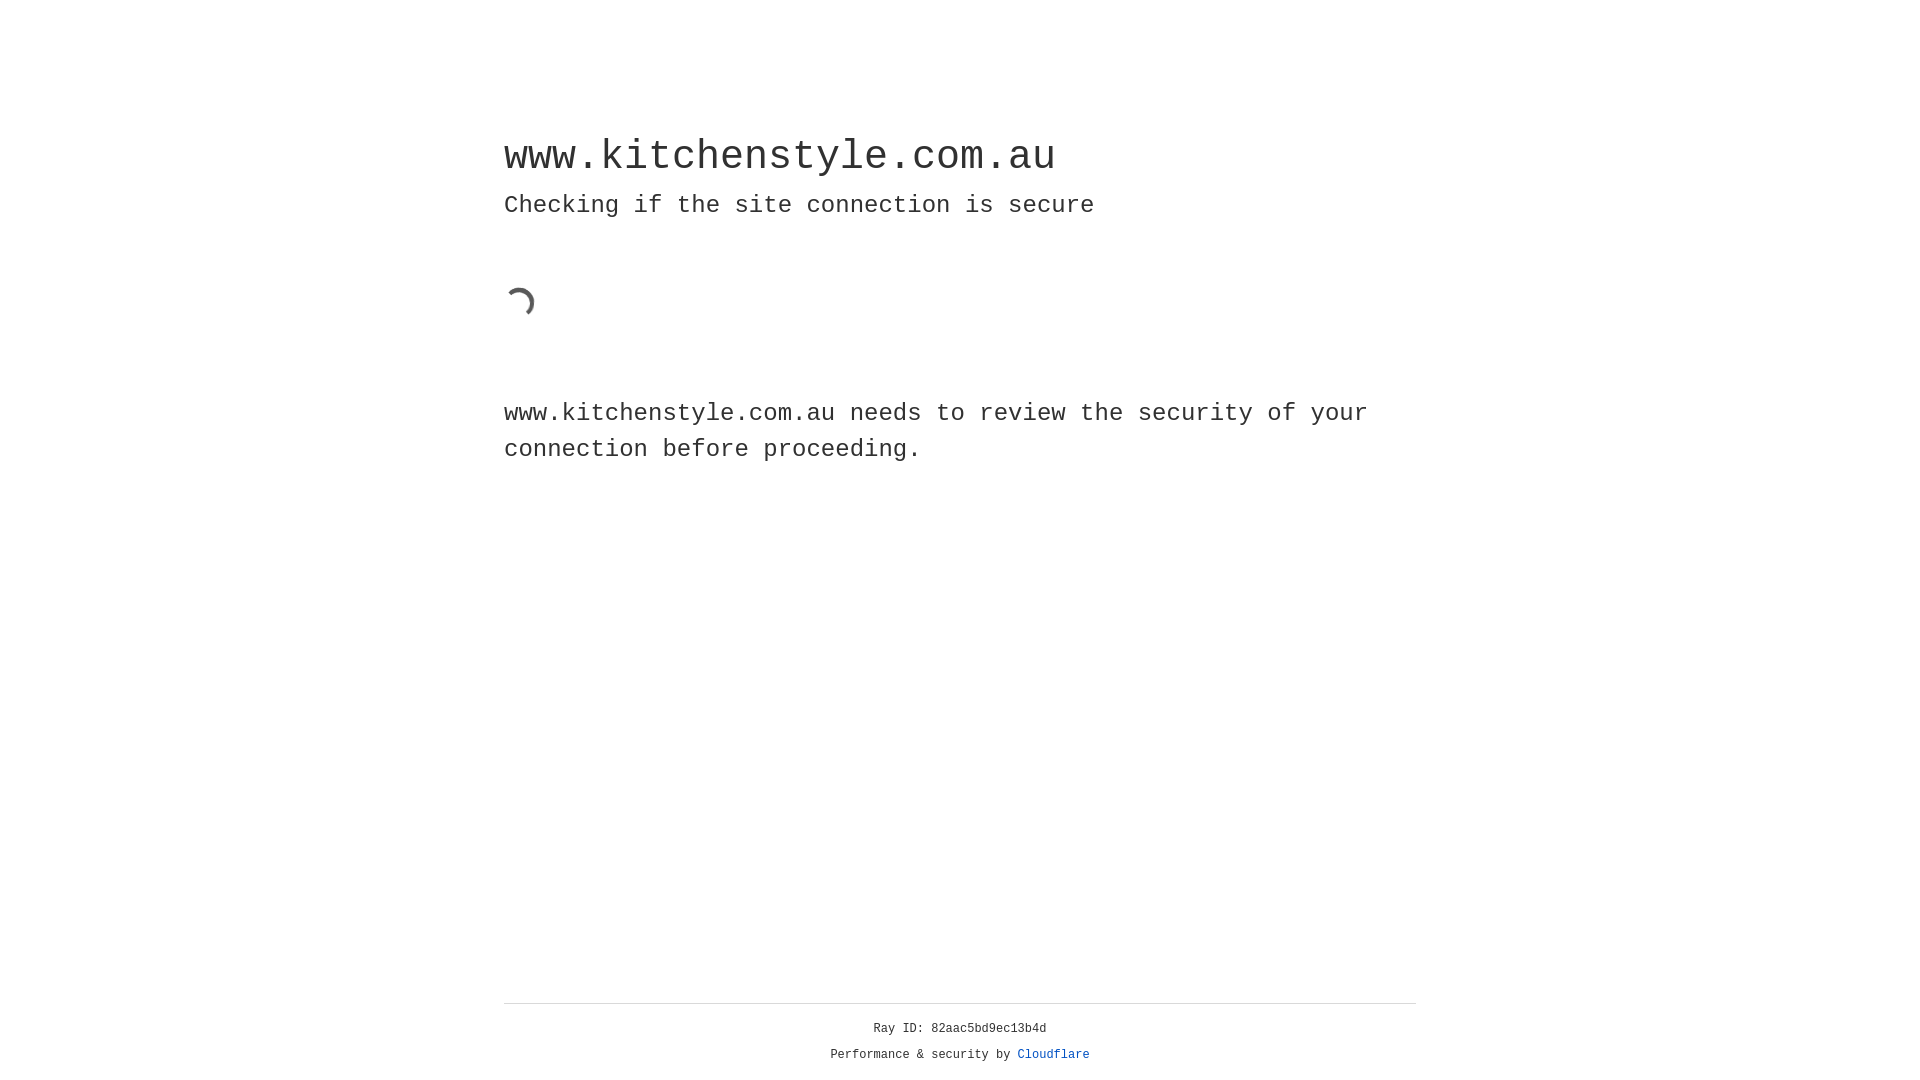 The image size is (1920, 1080). What do you see at coordinates (1053, 1054) in the screenshot?
I see `'Cloudflare'` at bounding box center [1053, 1054].